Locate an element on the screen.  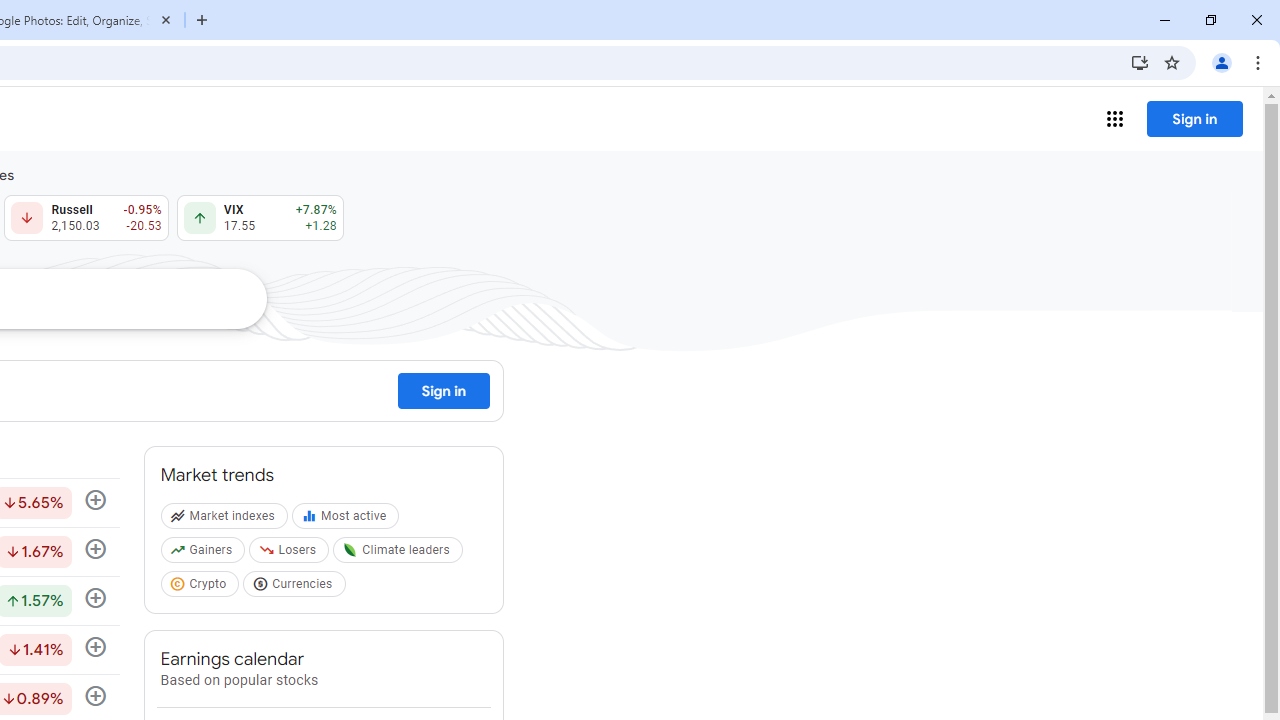
'Russell 2,150.03 Down by 0.95% -20.53' is located at coordinates (85, 218).